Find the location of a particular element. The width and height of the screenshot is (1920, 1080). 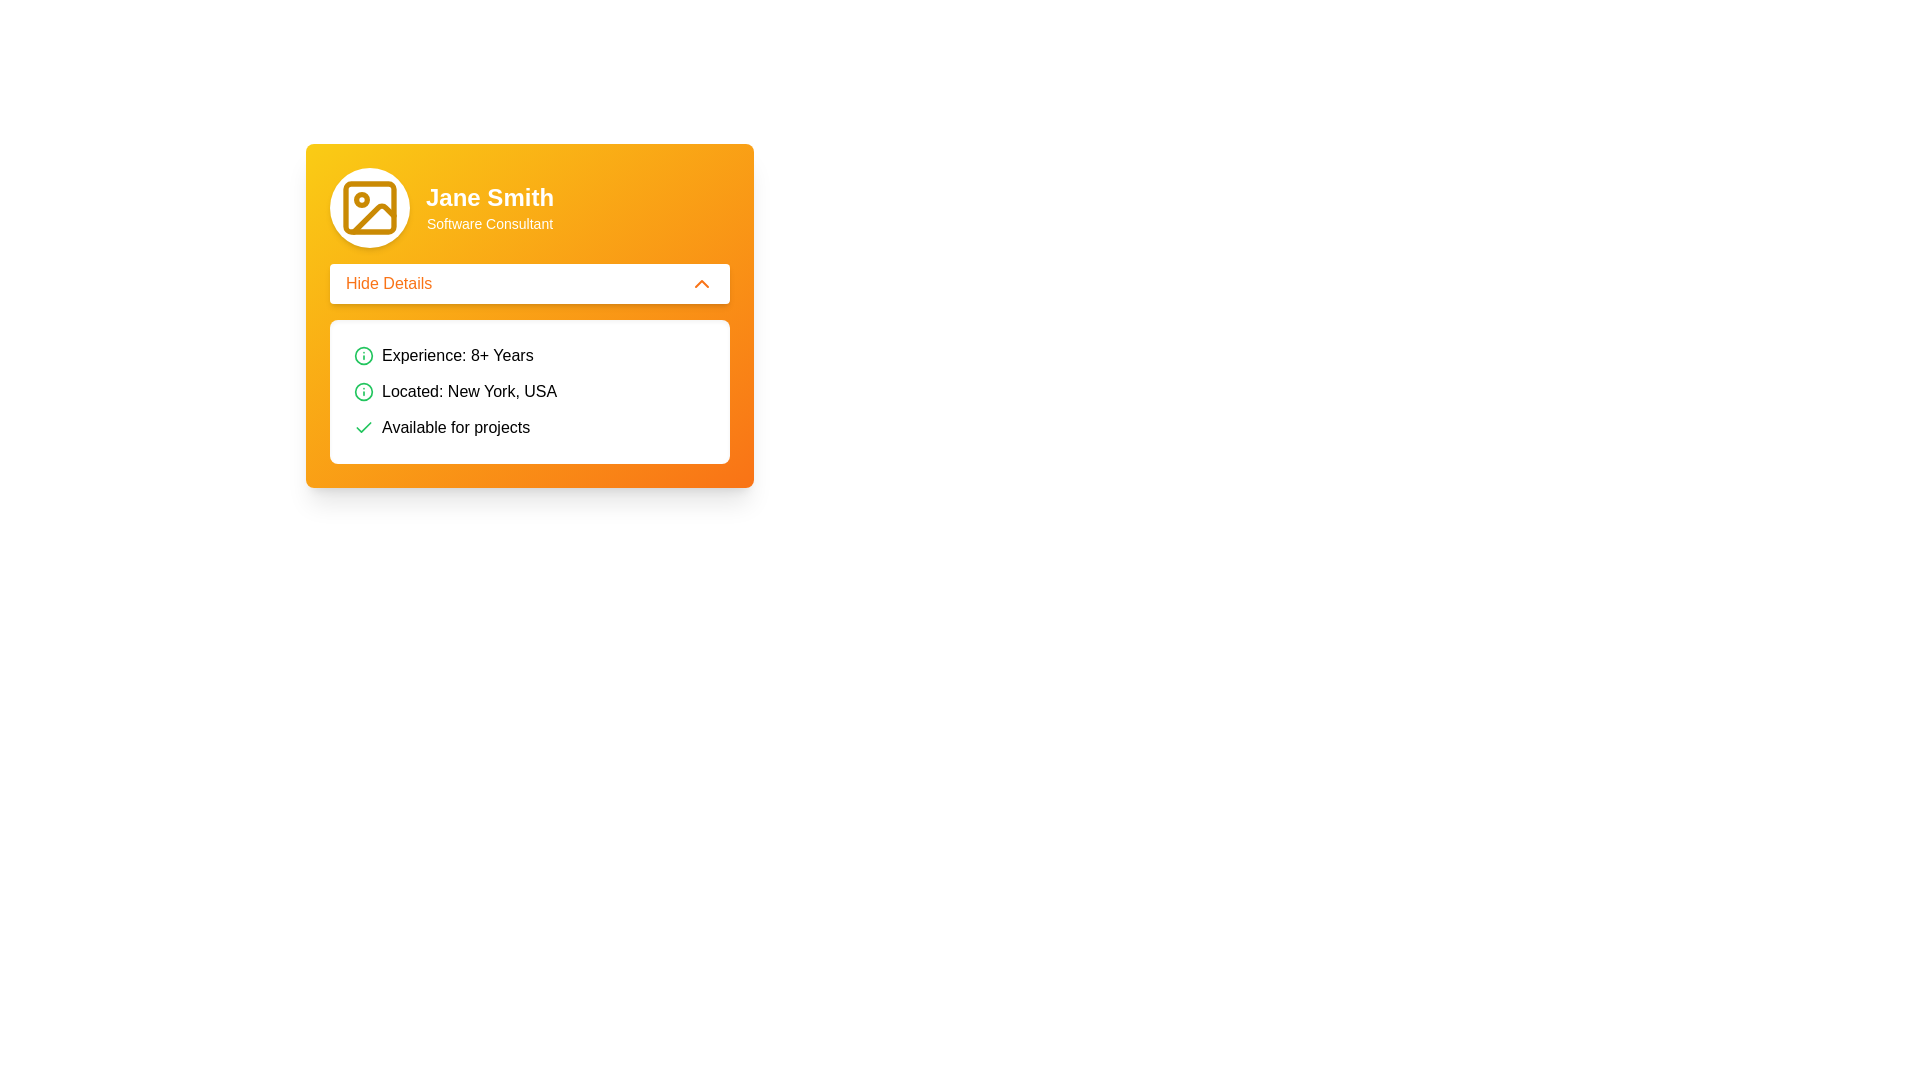

the circular graphical icon with a green border that indicates location, adjacent to the text 'Located: New York, USA' is located at coordinates (364, 354).